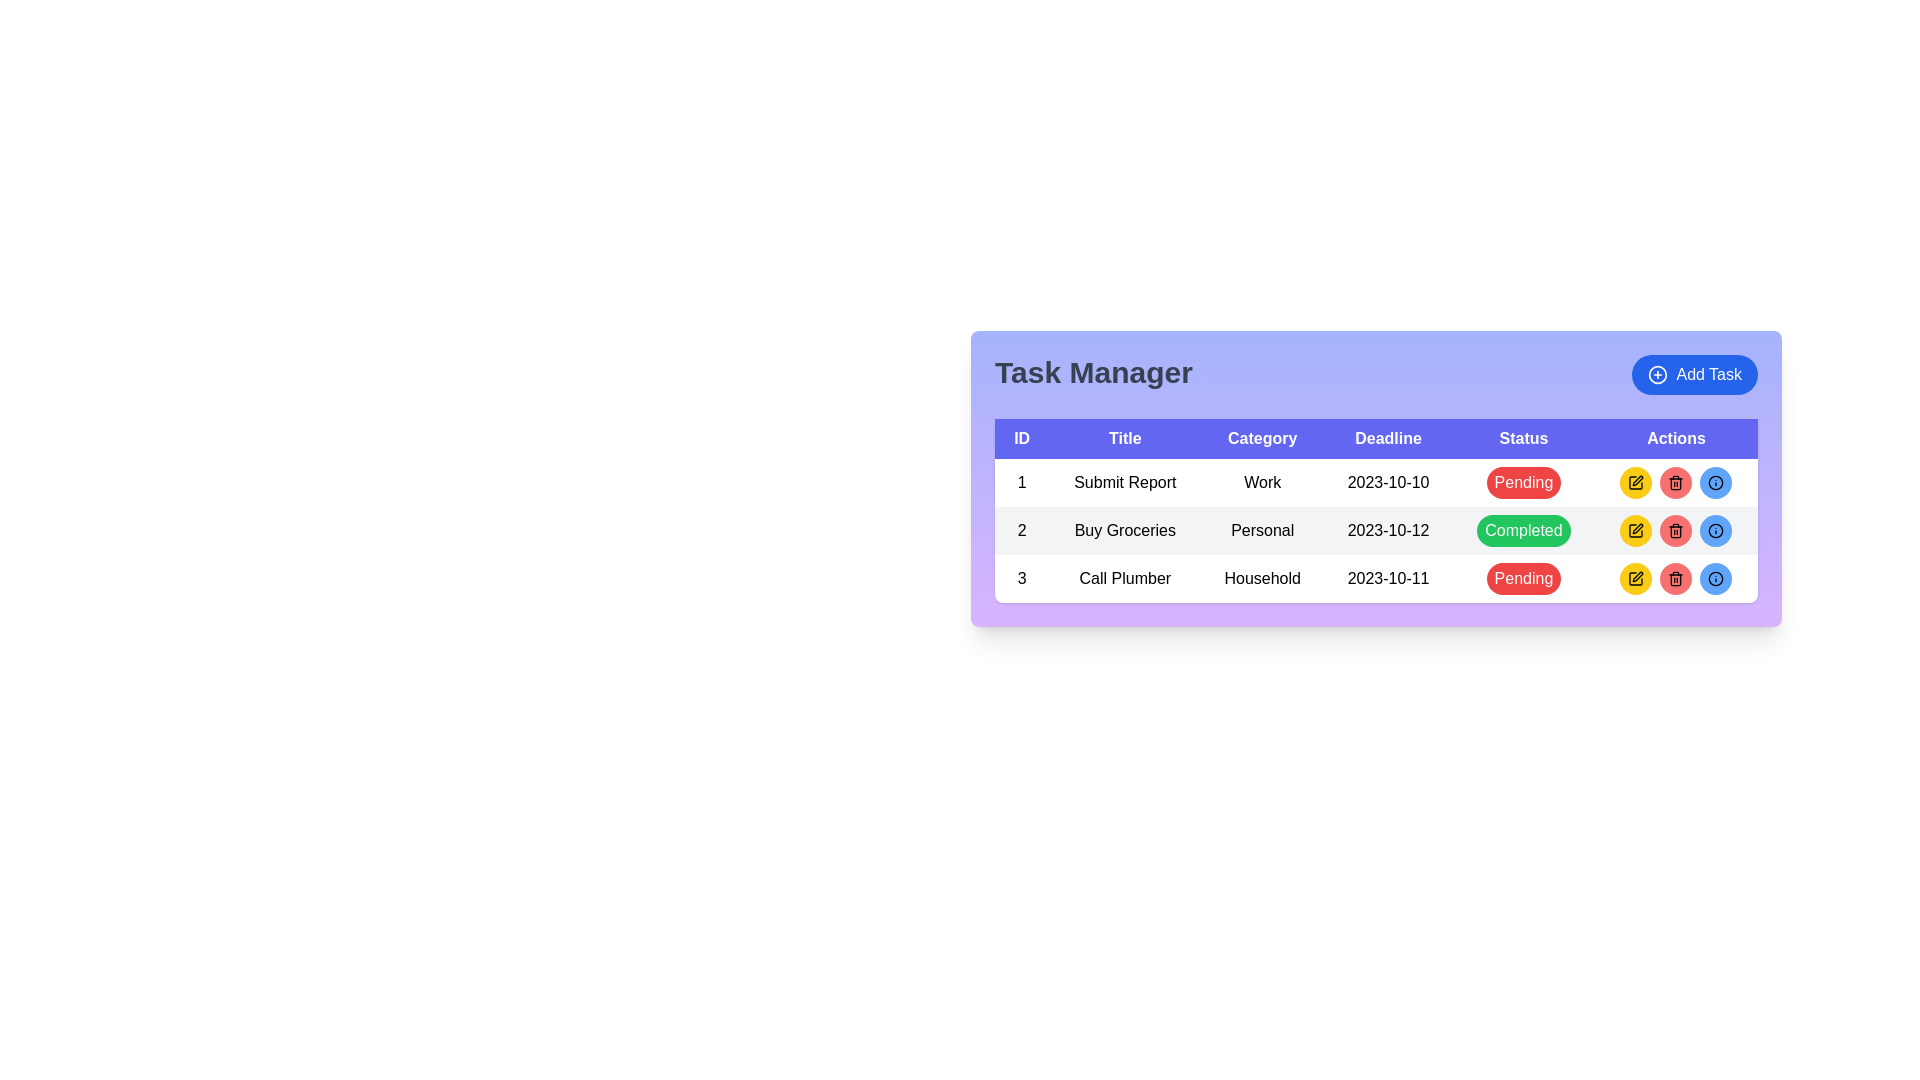 Image resolution: width=1920 pixels, height=1080 pixels. I want to click on the Trash Icon Button, which is the second button in the 'Actions' column of the third row titled 'Call Plumber', so click(1676, 482).